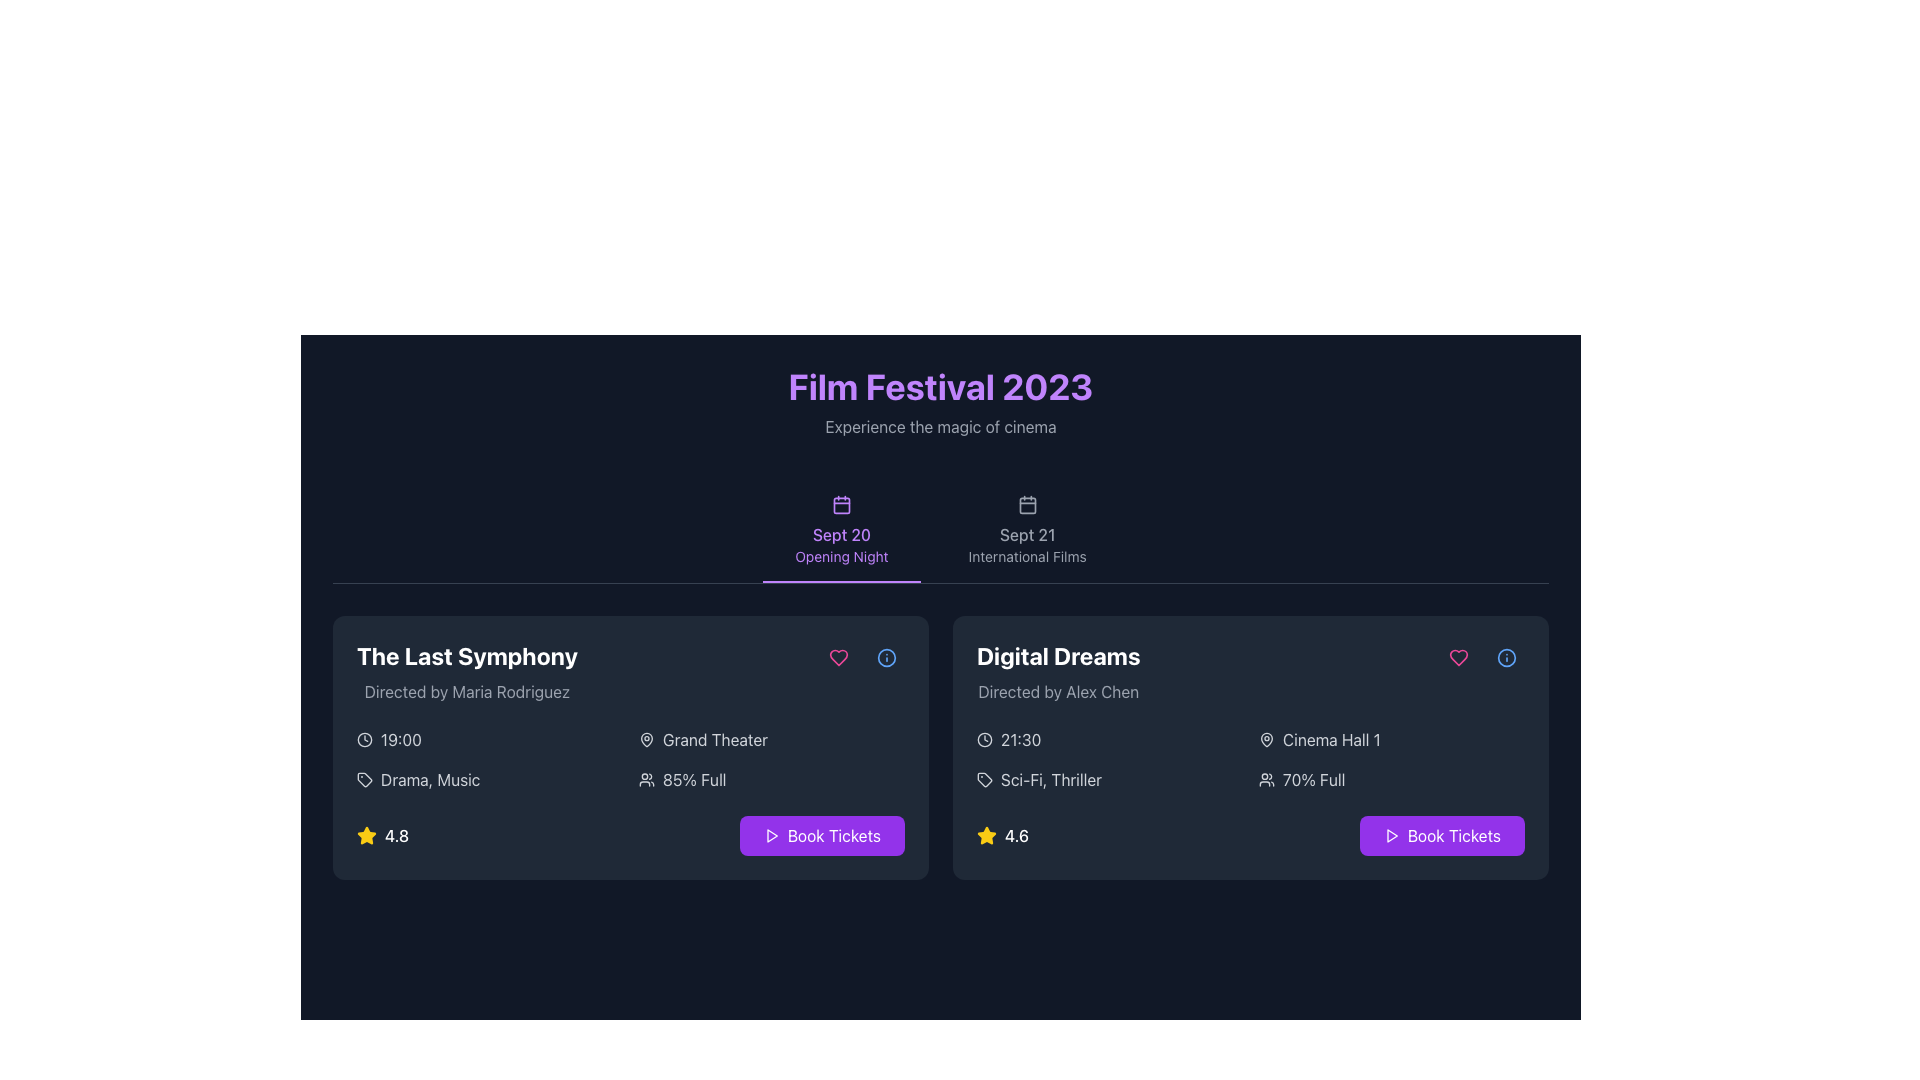 This screenshot has width=1920, height=1080. Describe the element at coordinates (1027, 504) in the screenshot. I see `the Calendar Body icon, which is a rounded rectangle with no visible fill, located centrally under the 'Film Festival 2023' header` at that location.